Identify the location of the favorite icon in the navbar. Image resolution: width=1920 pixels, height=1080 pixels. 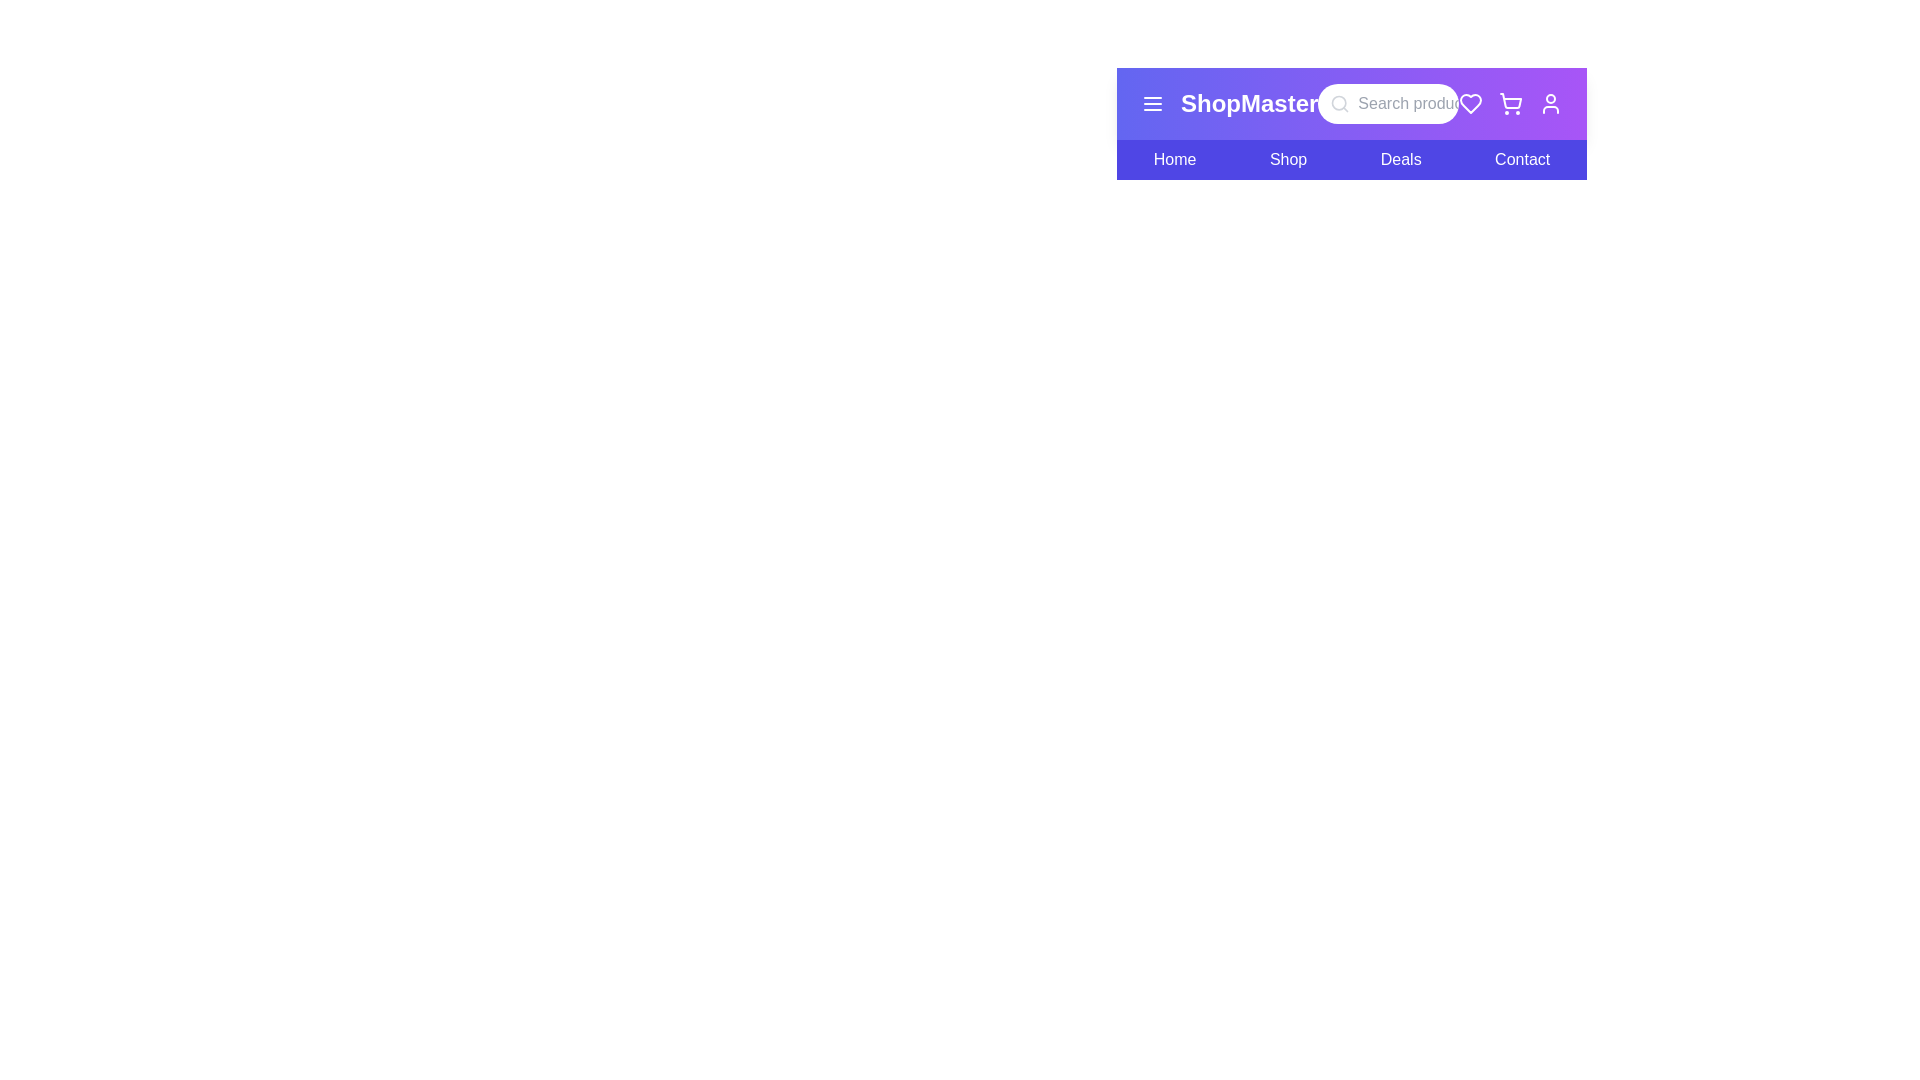
(1470, 104).